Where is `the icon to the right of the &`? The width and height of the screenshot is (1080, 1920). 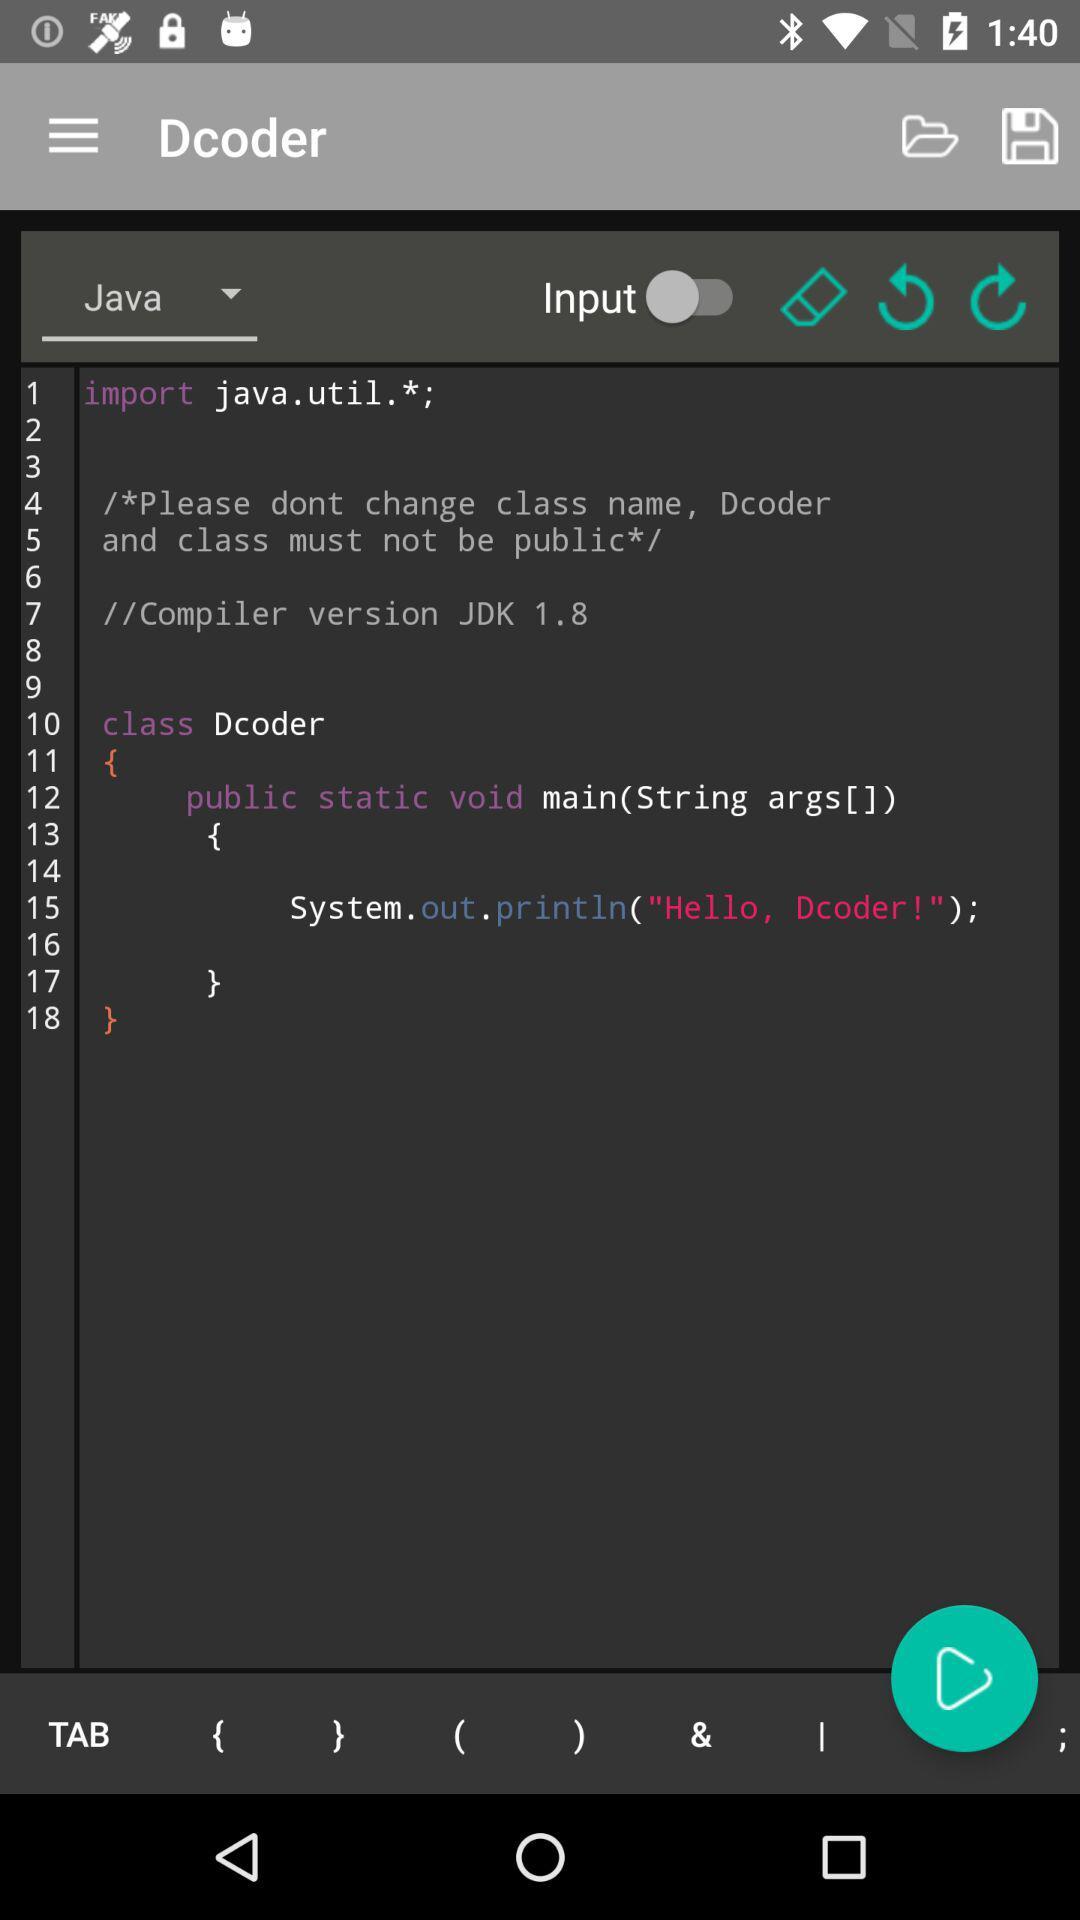 the icon to the right of the & is located at coordinates (821, 1732).